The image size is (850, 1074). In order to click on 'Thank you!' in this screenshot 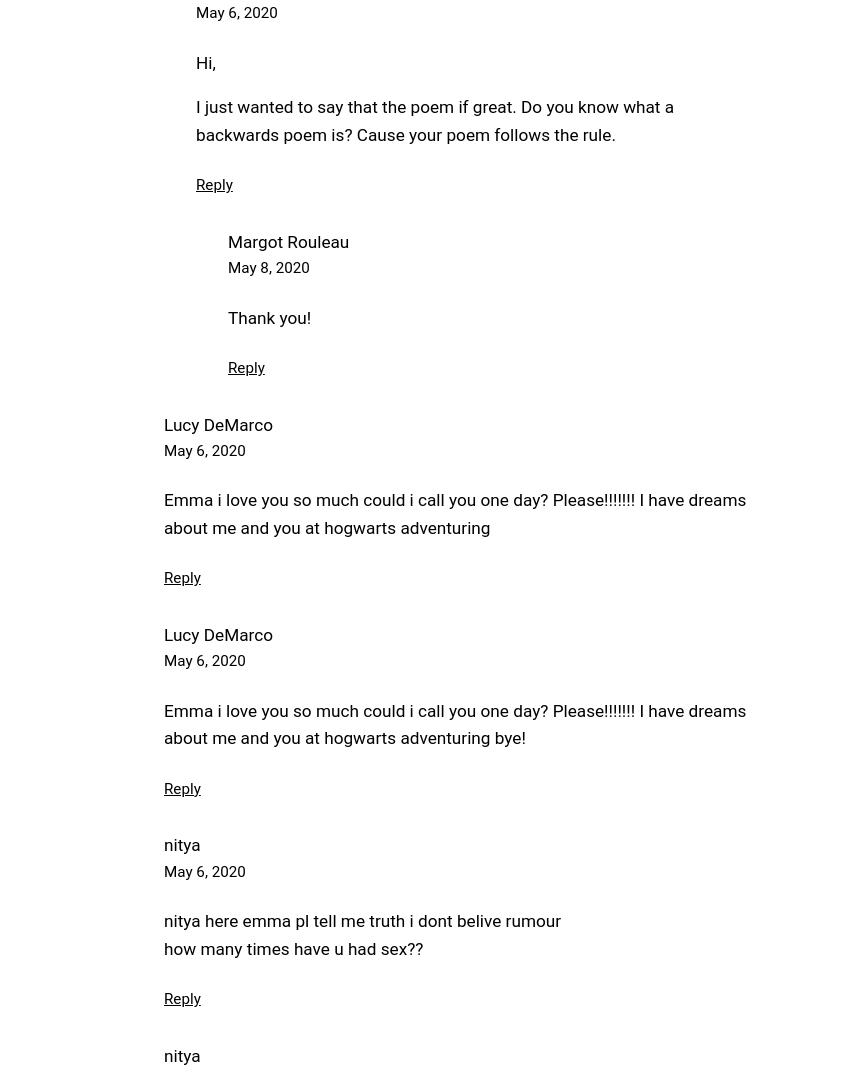, I will do `click(268, 317)`.